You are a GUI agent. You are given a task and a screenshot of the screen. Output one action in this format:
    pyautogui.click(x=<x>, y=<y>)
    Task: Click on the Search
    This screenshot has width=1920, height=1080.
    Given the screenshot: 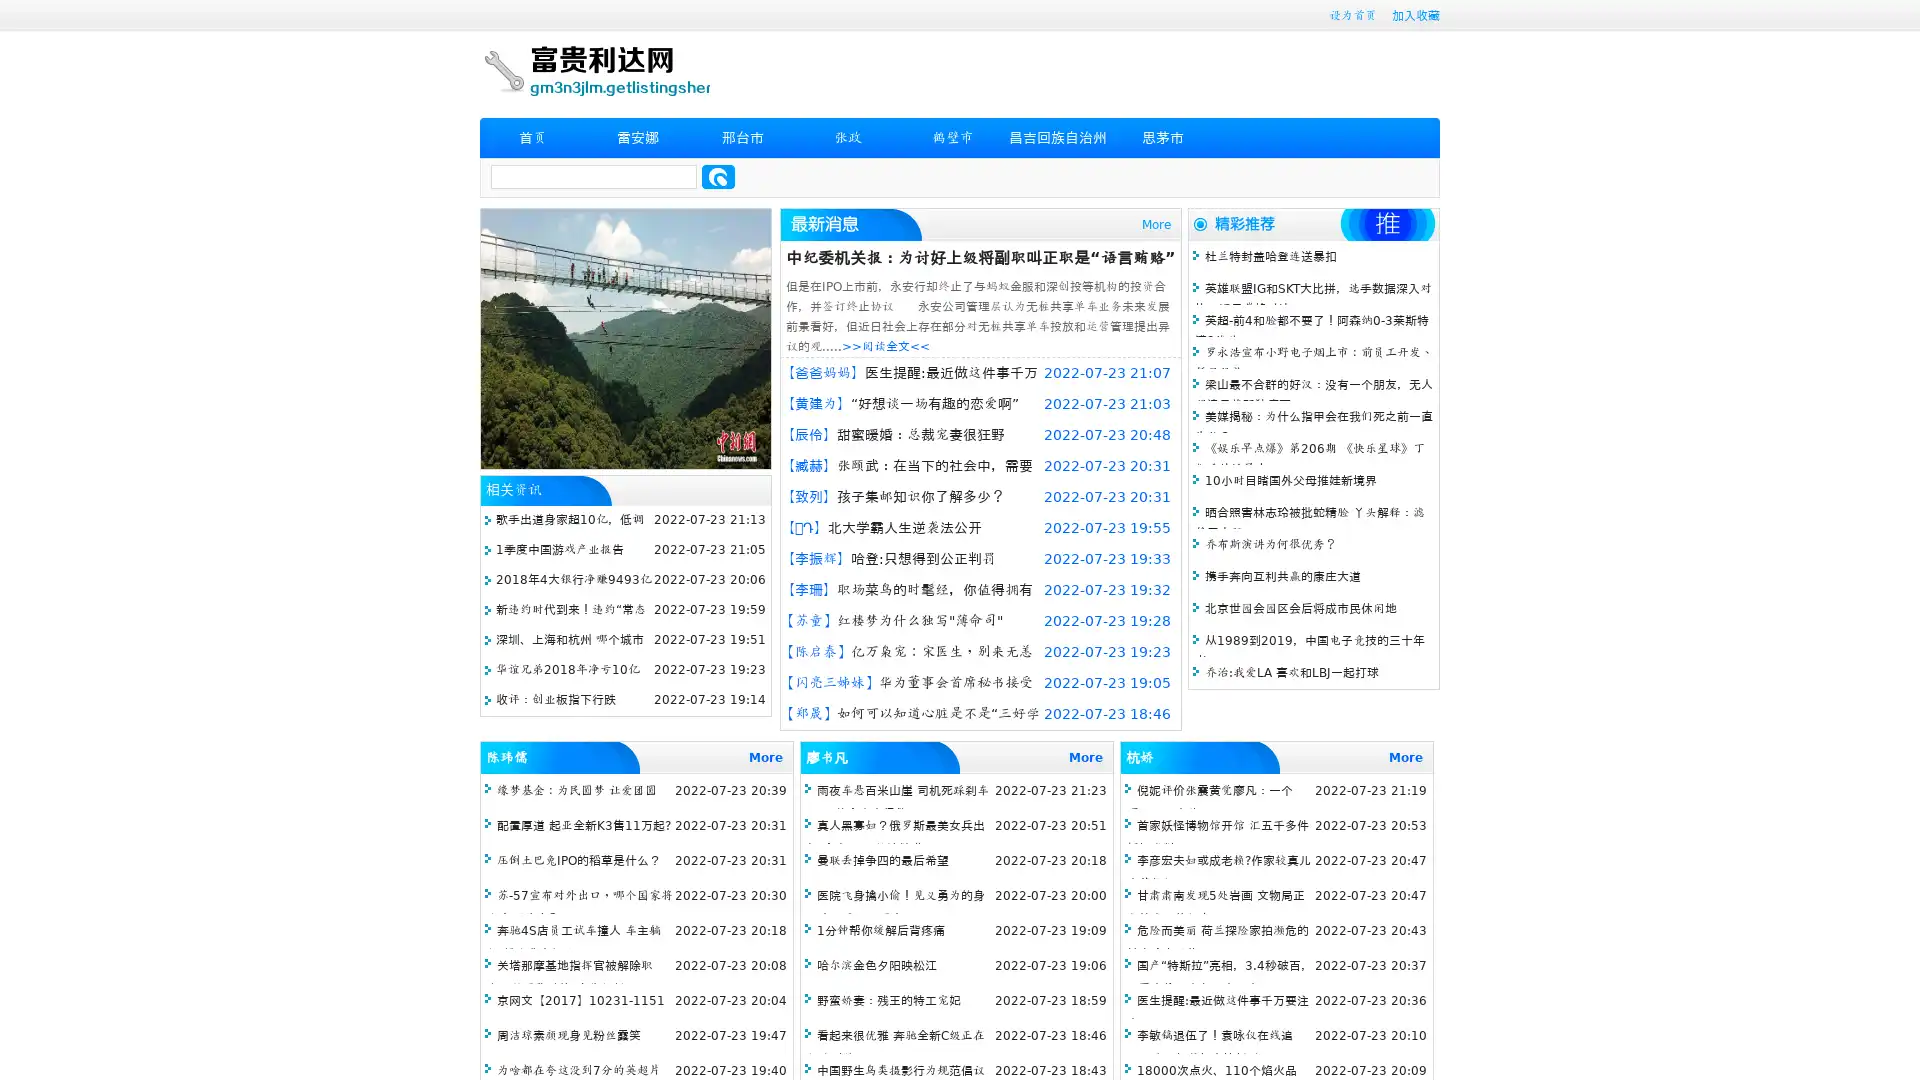 What is the action you would take?
    pyautogui.click(x=718, y=176)
    